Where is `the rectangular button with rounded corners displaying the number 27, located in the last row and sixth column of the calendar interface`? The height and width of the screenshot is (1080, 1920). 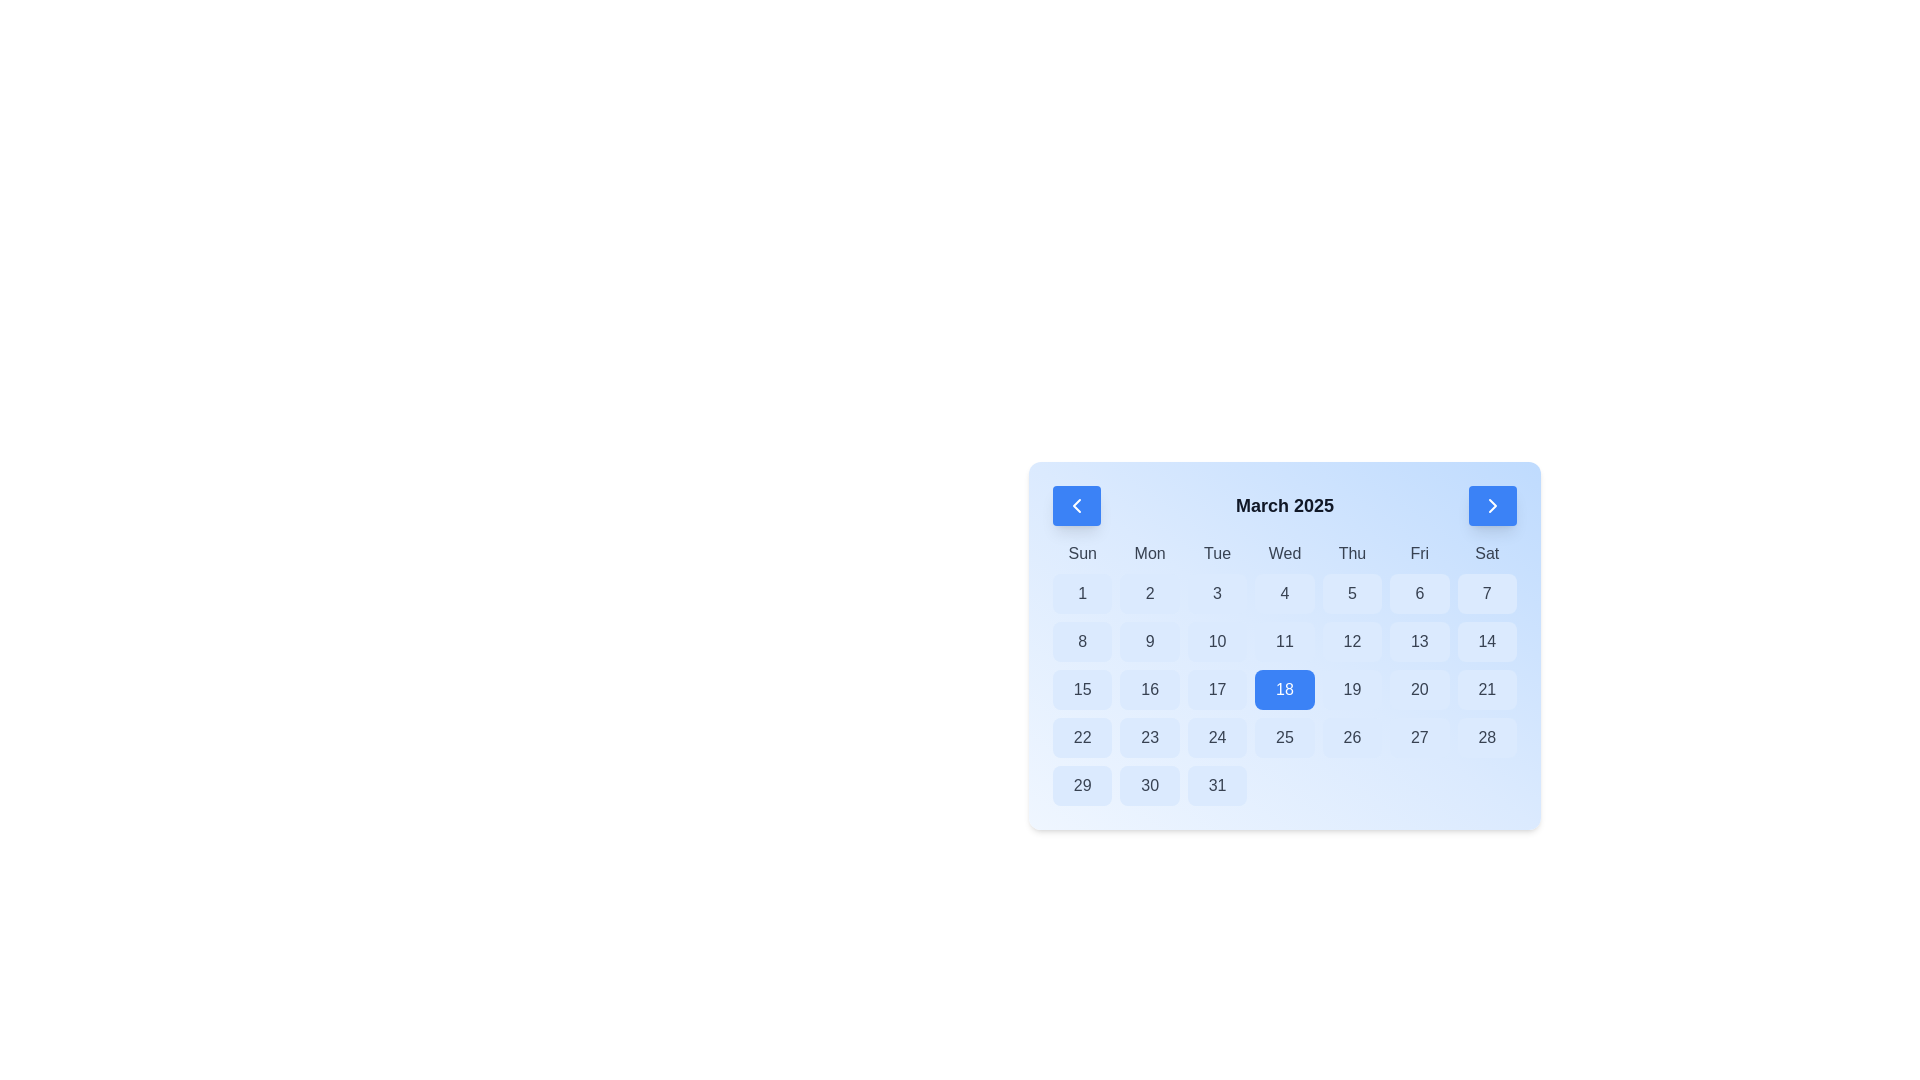
the rectangular button with rounded corners displaying the number 27, located in the last row and sixth column of the calendar interface is located at coordinates (1418, 737).